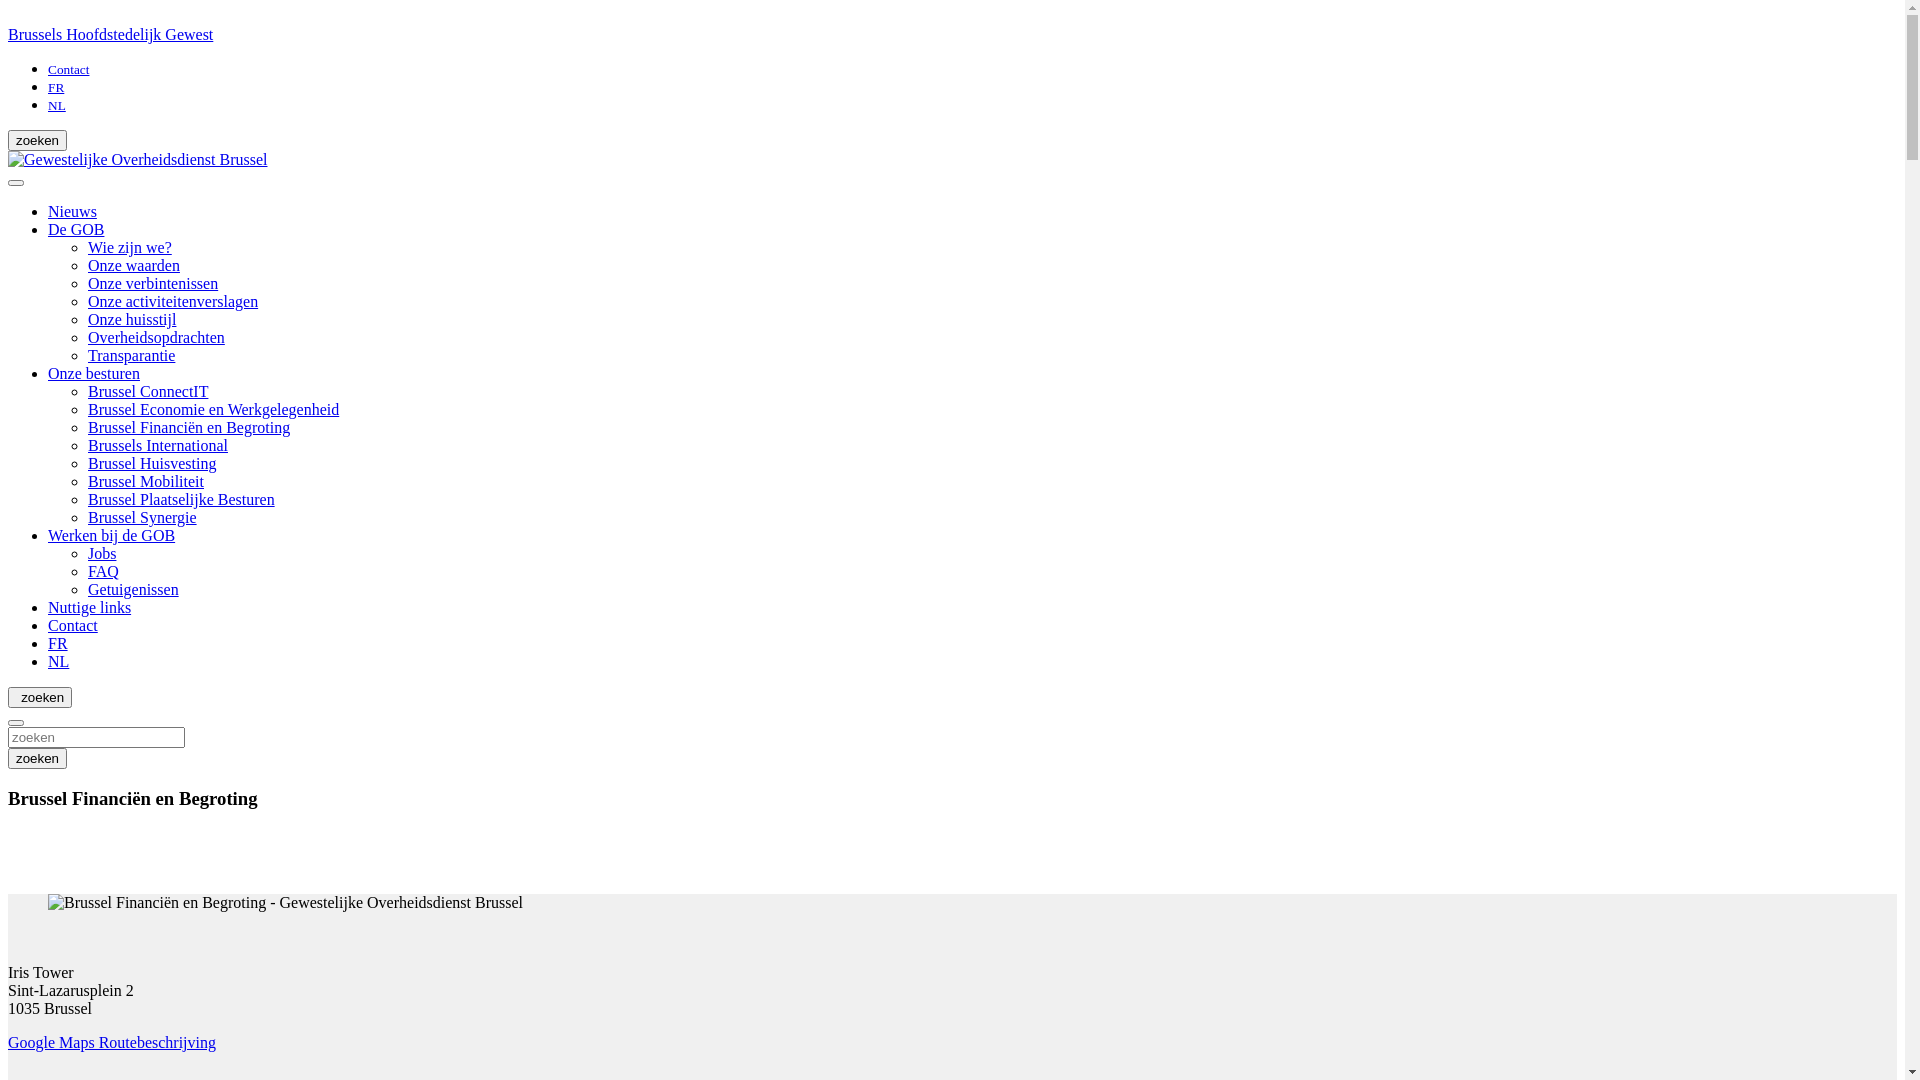 The height and width of the screenshot is (1080, 1920). What do you see at coordinates (132, 588) in the screenshot?
I see `'Getuigenissen'` at bounding box center [132, 588].